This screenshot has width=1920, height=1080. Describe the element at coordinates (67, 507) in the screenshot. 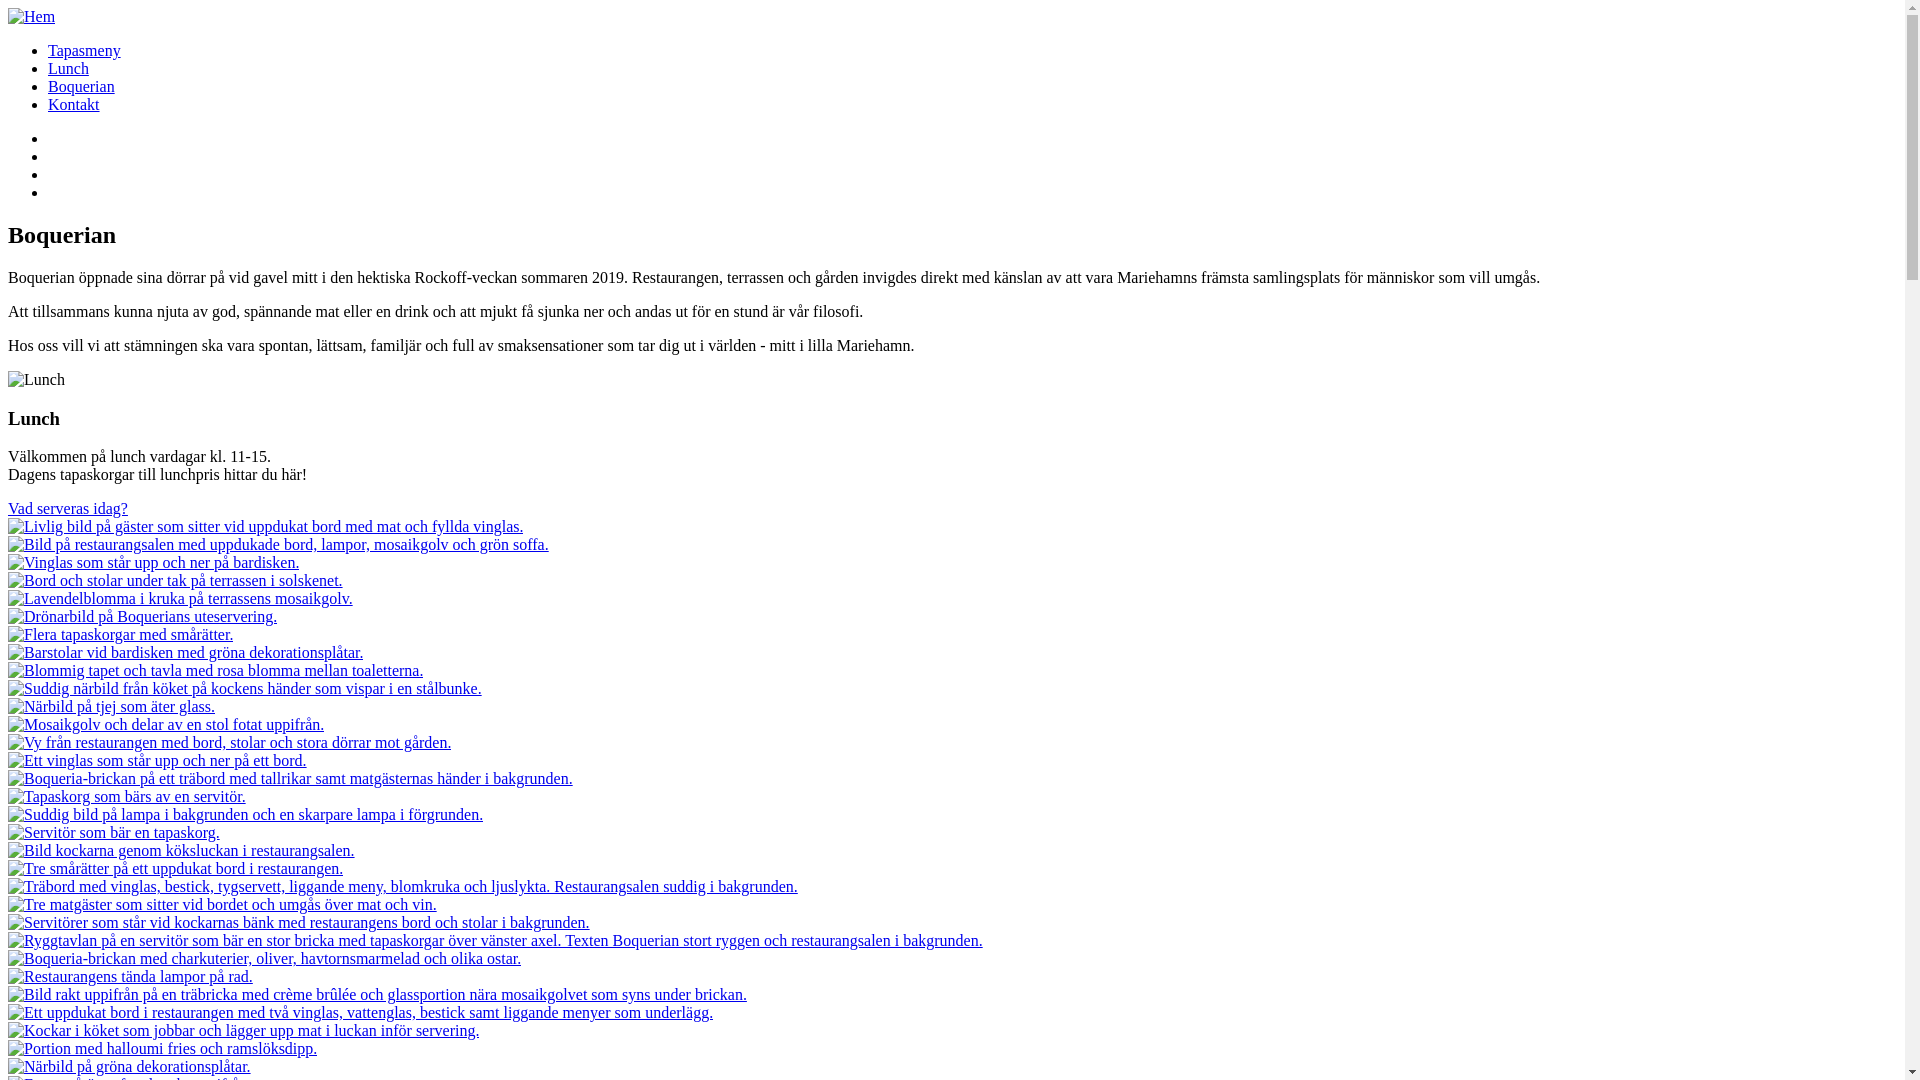

I see `'Vad serveras idag?'` at that location.